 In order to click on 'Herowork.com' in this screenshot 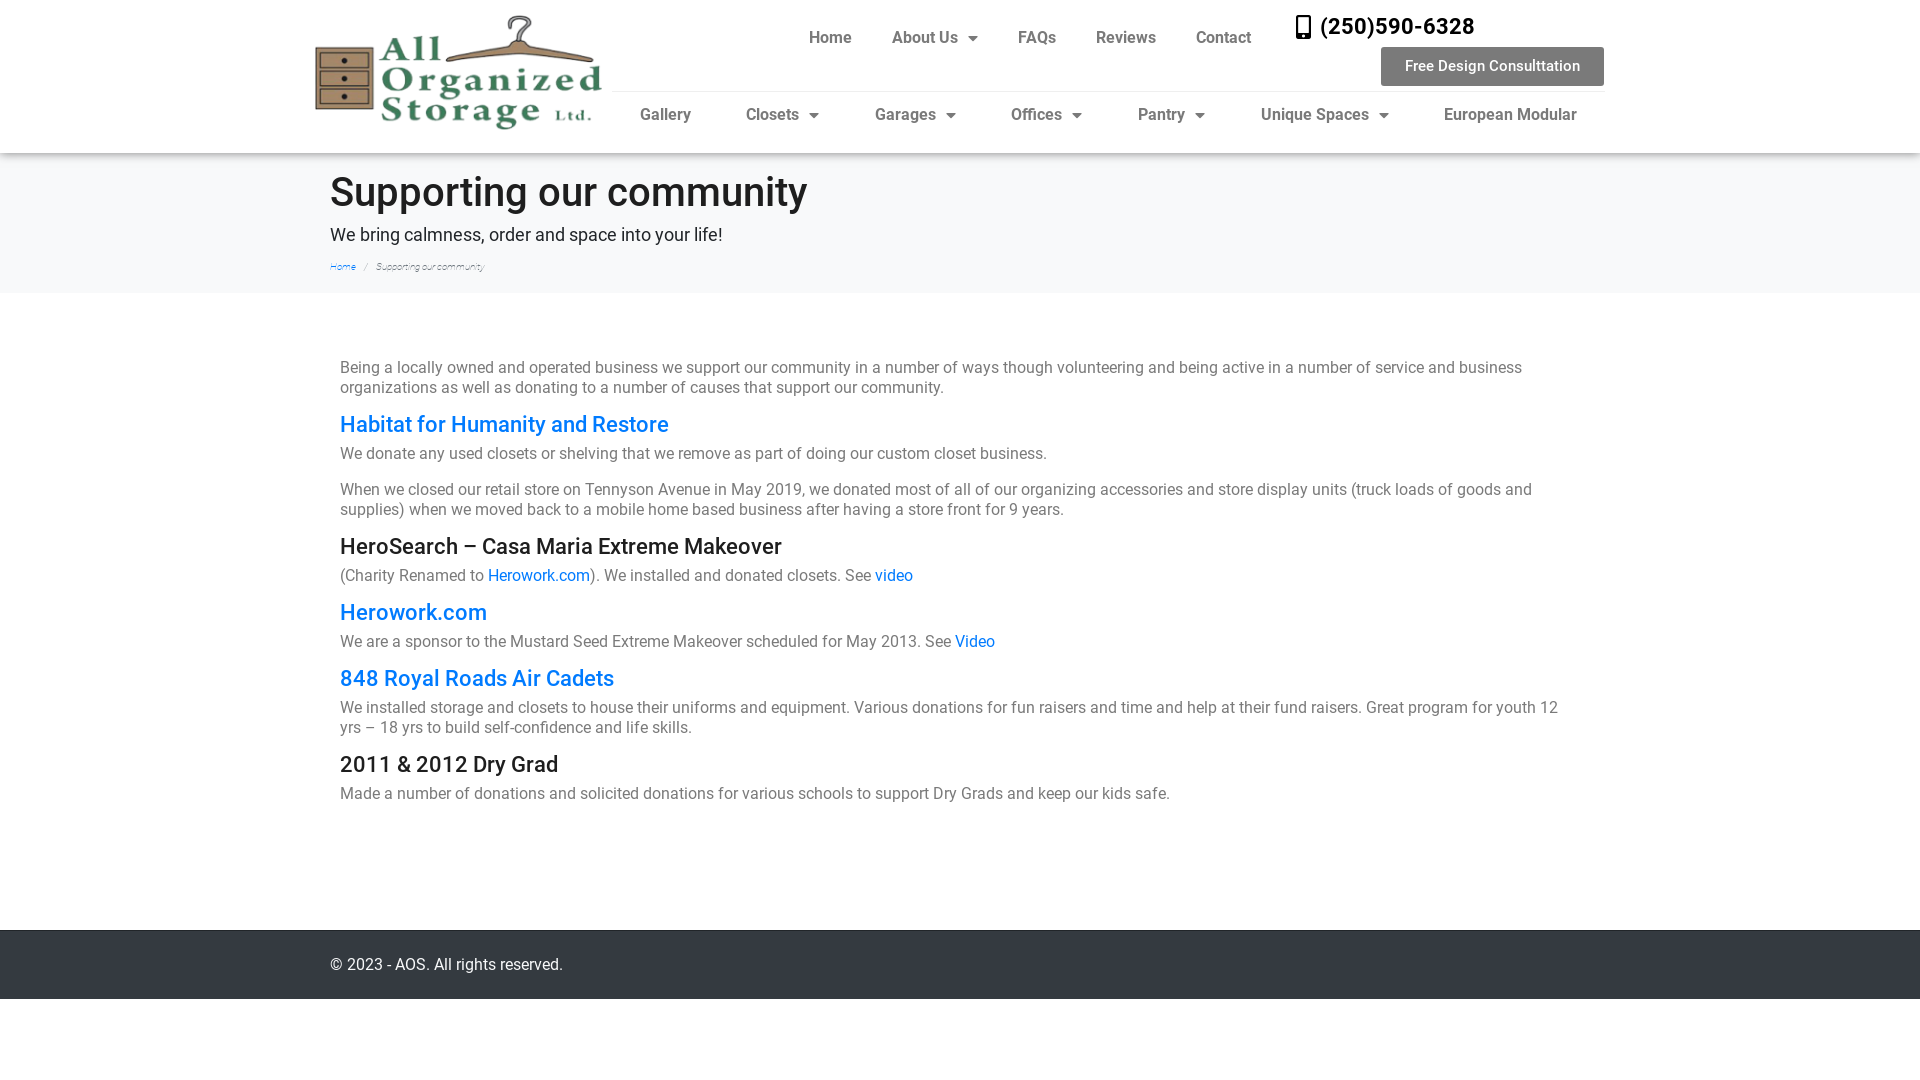, I will do `click(340, 611)`.